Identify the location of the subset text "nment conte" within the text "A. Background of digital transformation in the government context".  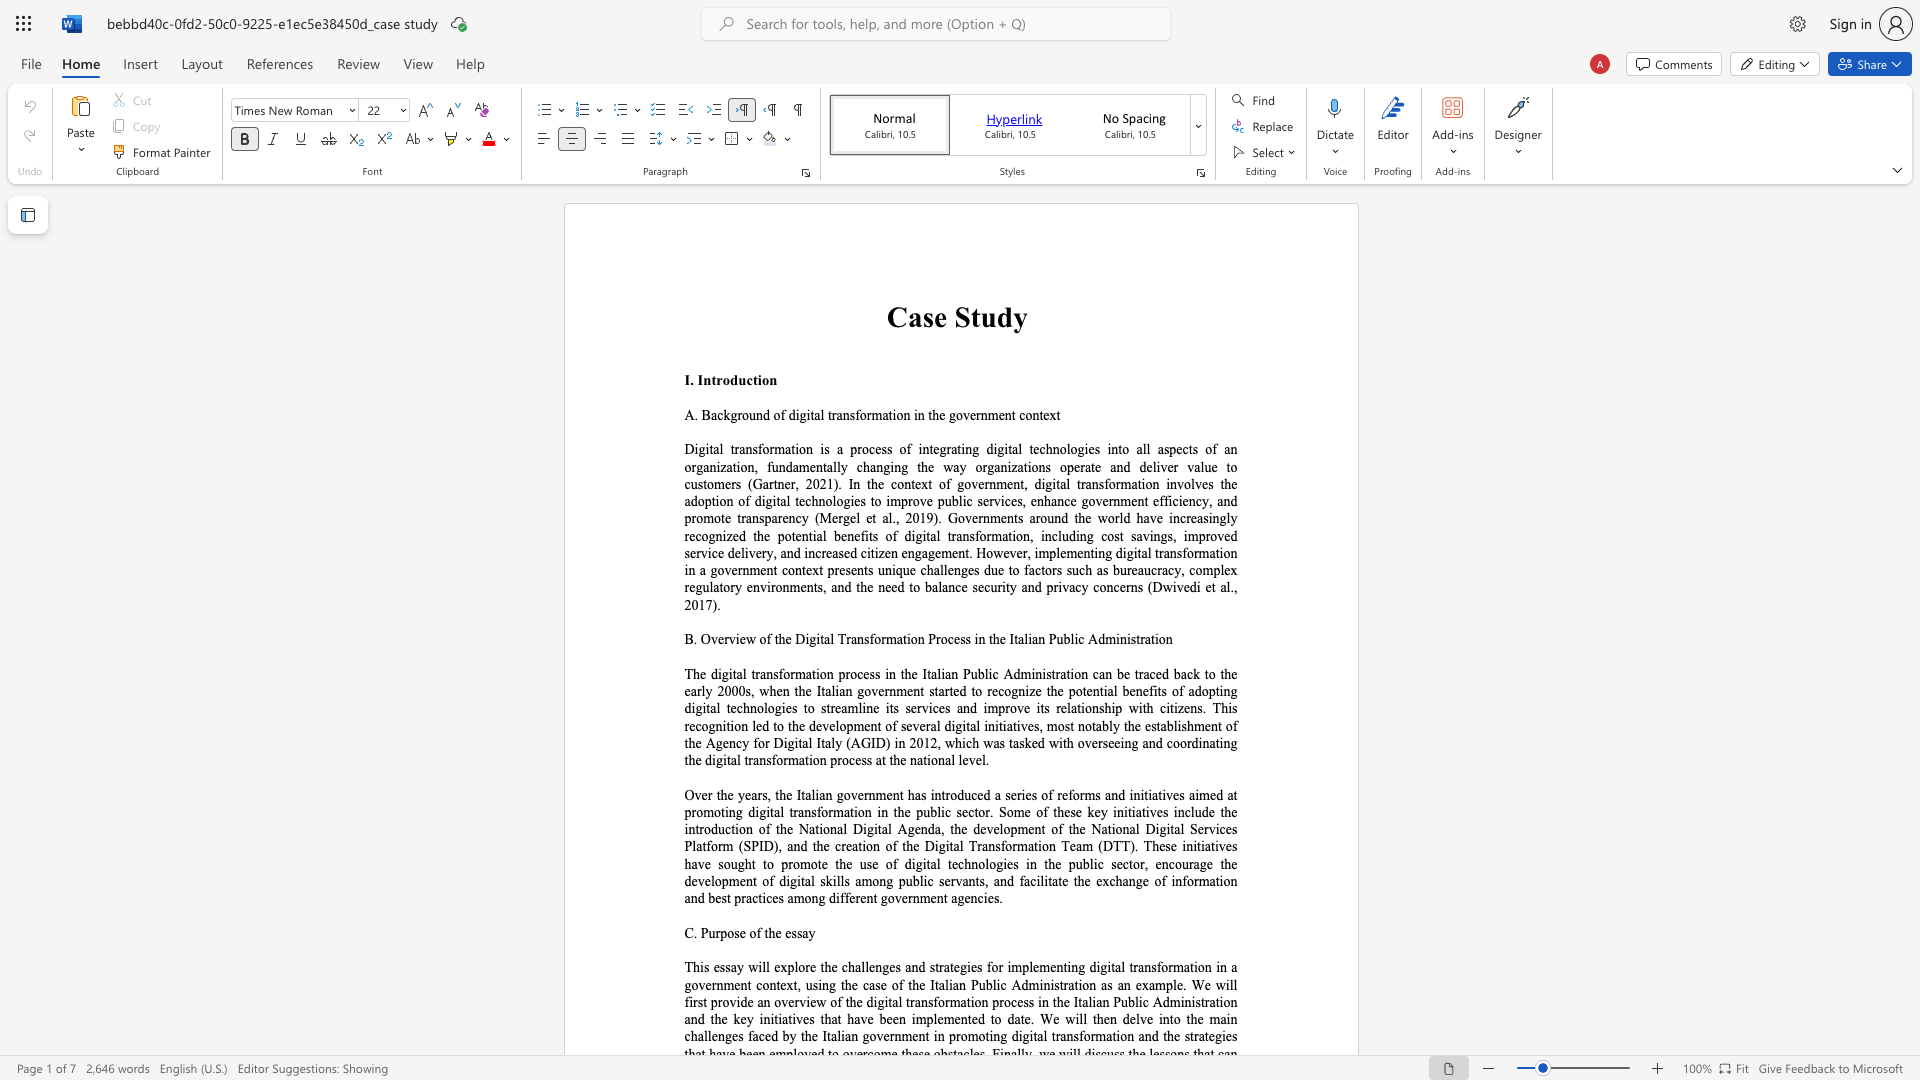
(980, 414).